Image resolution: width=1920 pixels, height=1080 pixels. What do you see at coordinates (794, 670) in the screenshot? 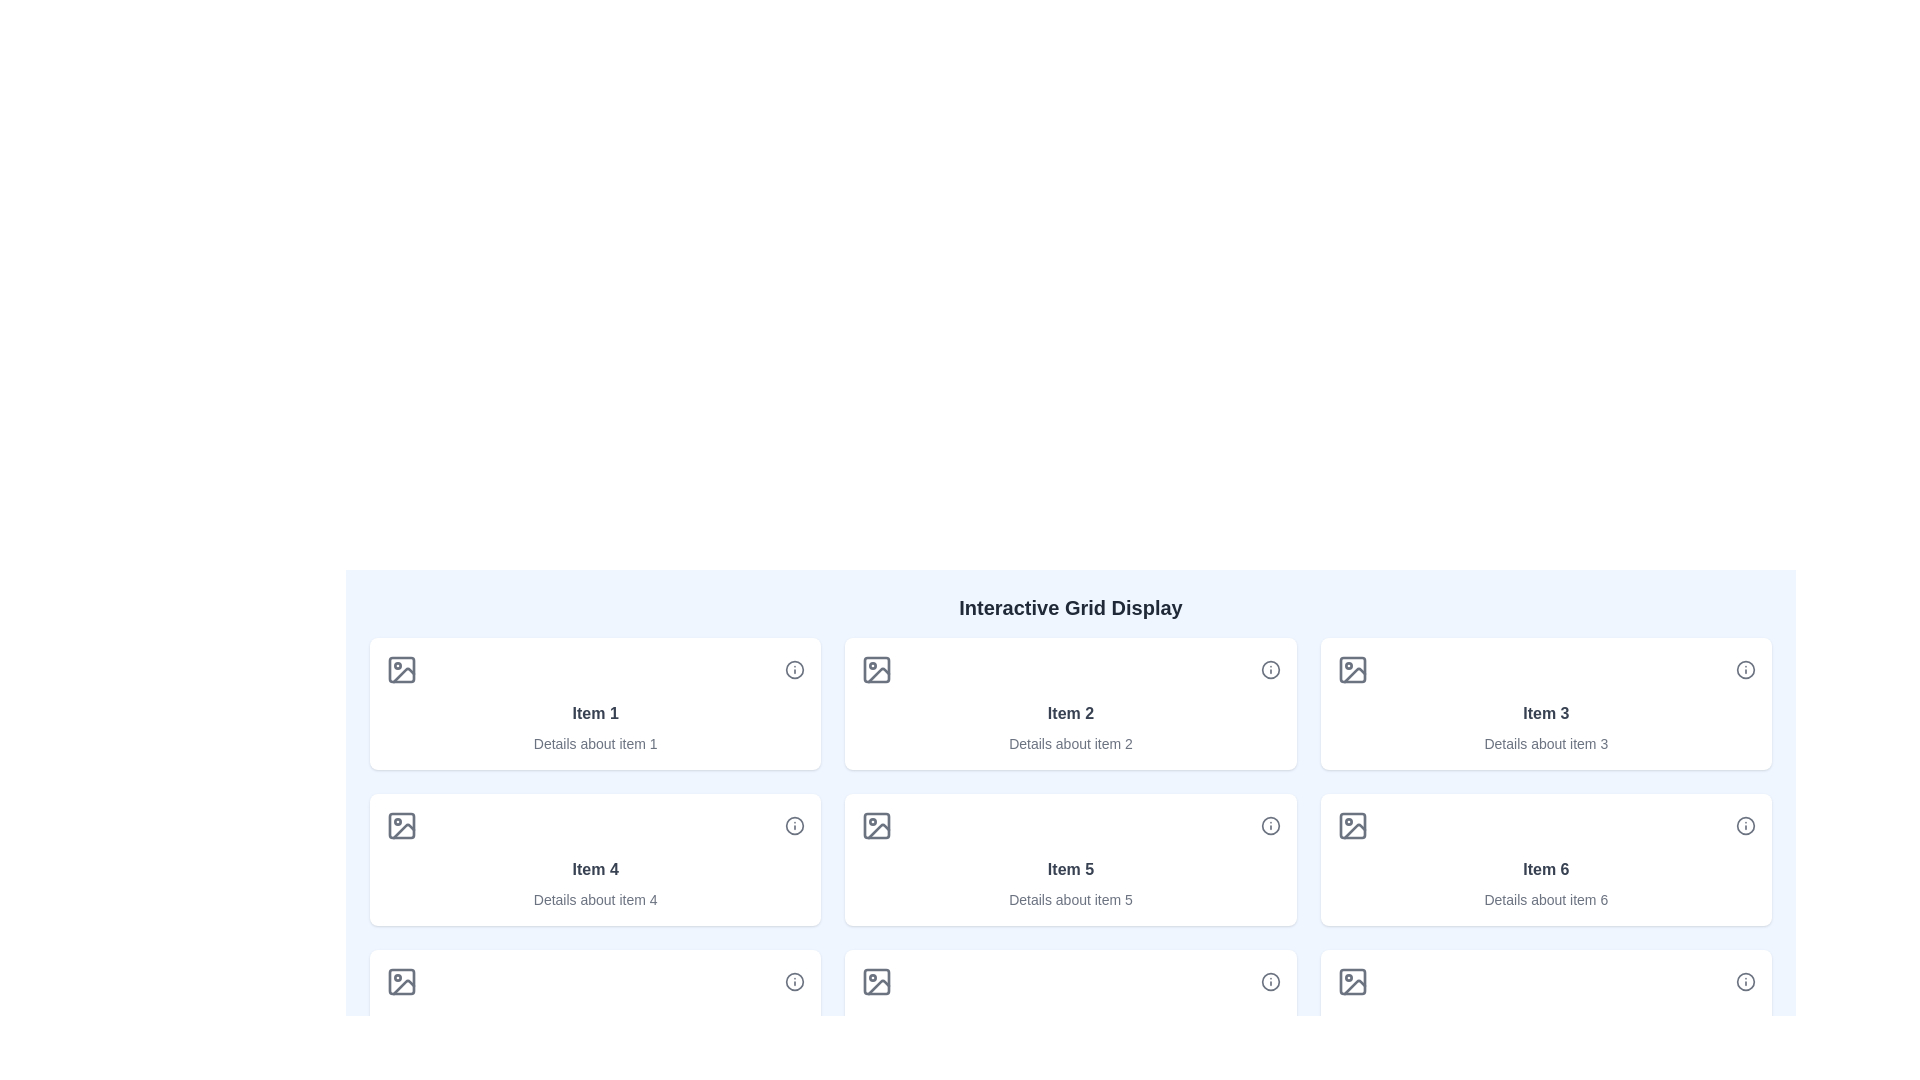
I see `the circular icon with a defined border stroke located in the top-right corner of the card representing 'Item 1' in the interactive grid layout` at bounding box center [794, 670].